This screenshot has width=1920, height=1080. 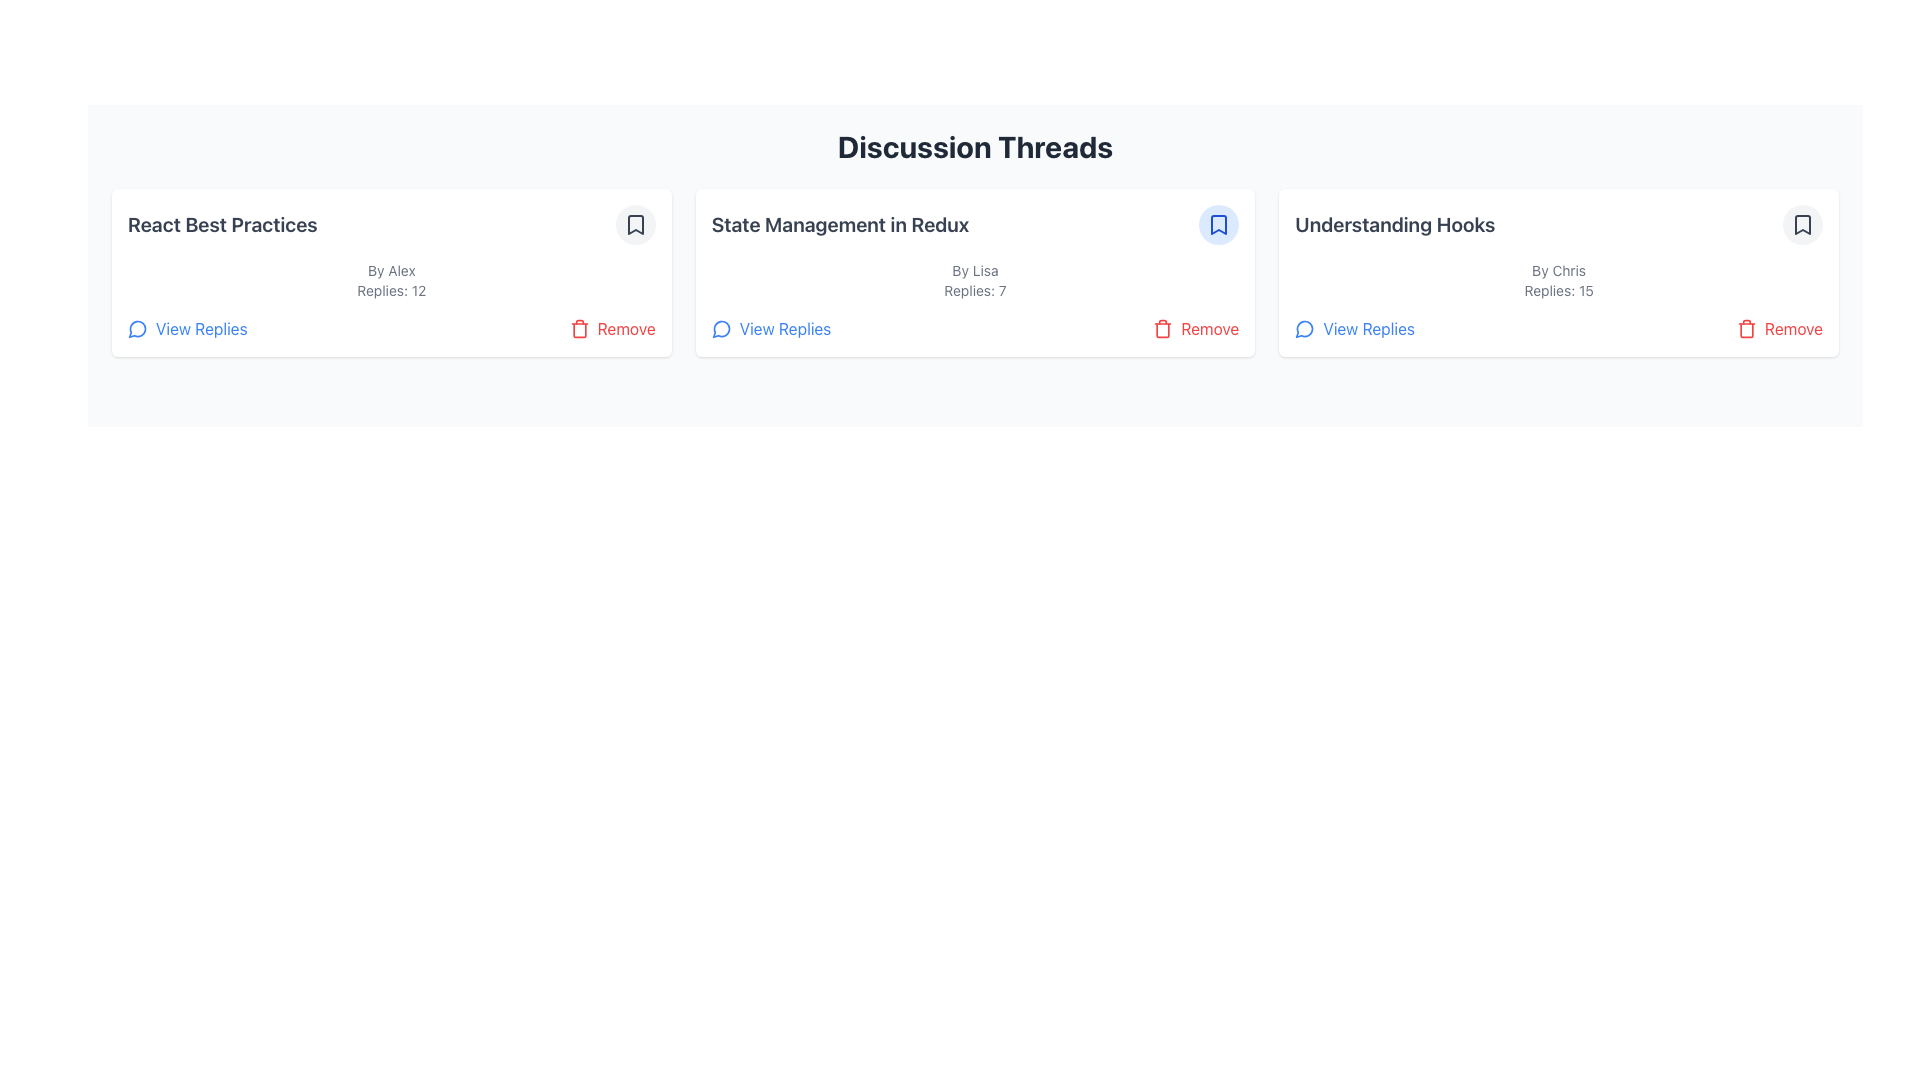 What do you see at coordinates (1368, 327) in the screenshot?
I see `the 'View Replies' link in blue text located near the bottom left corner of the 'Understanding Hooks' discussion card` at bounding box center [1368, 327].